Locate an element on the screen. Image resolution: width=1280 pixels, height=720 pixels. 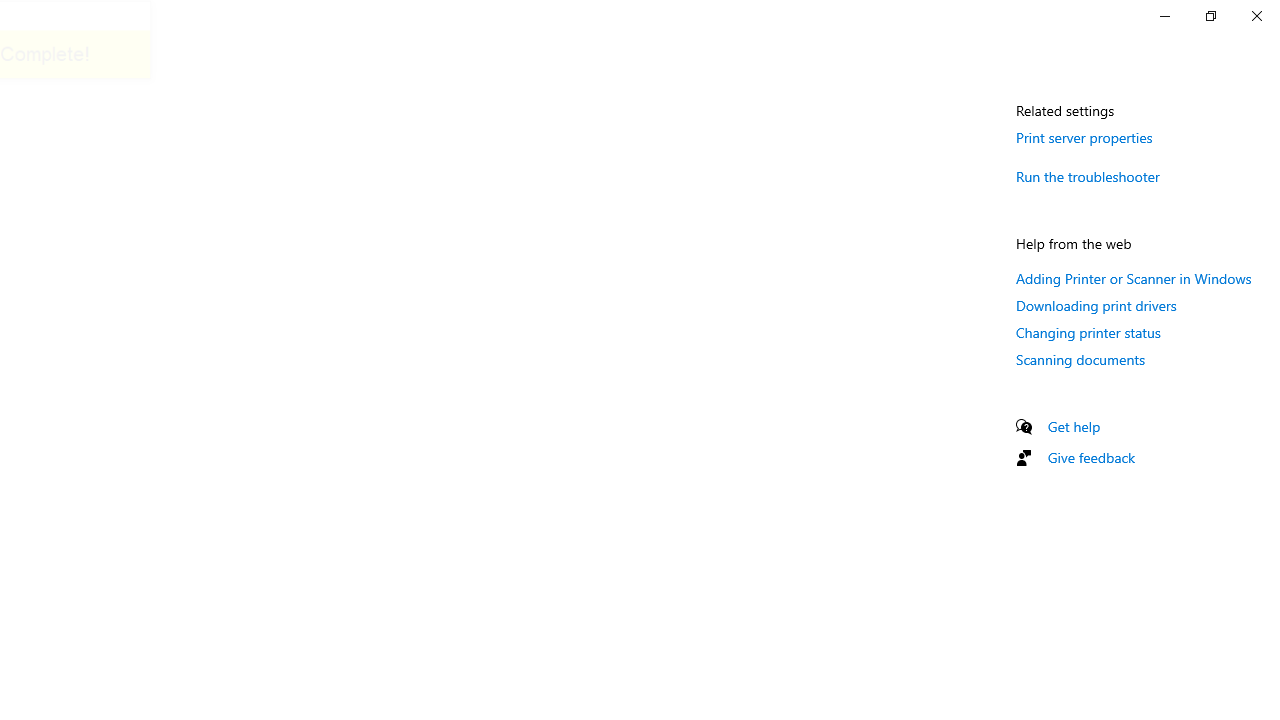
'Changing printer status' is located at coordinates (1087, 331).